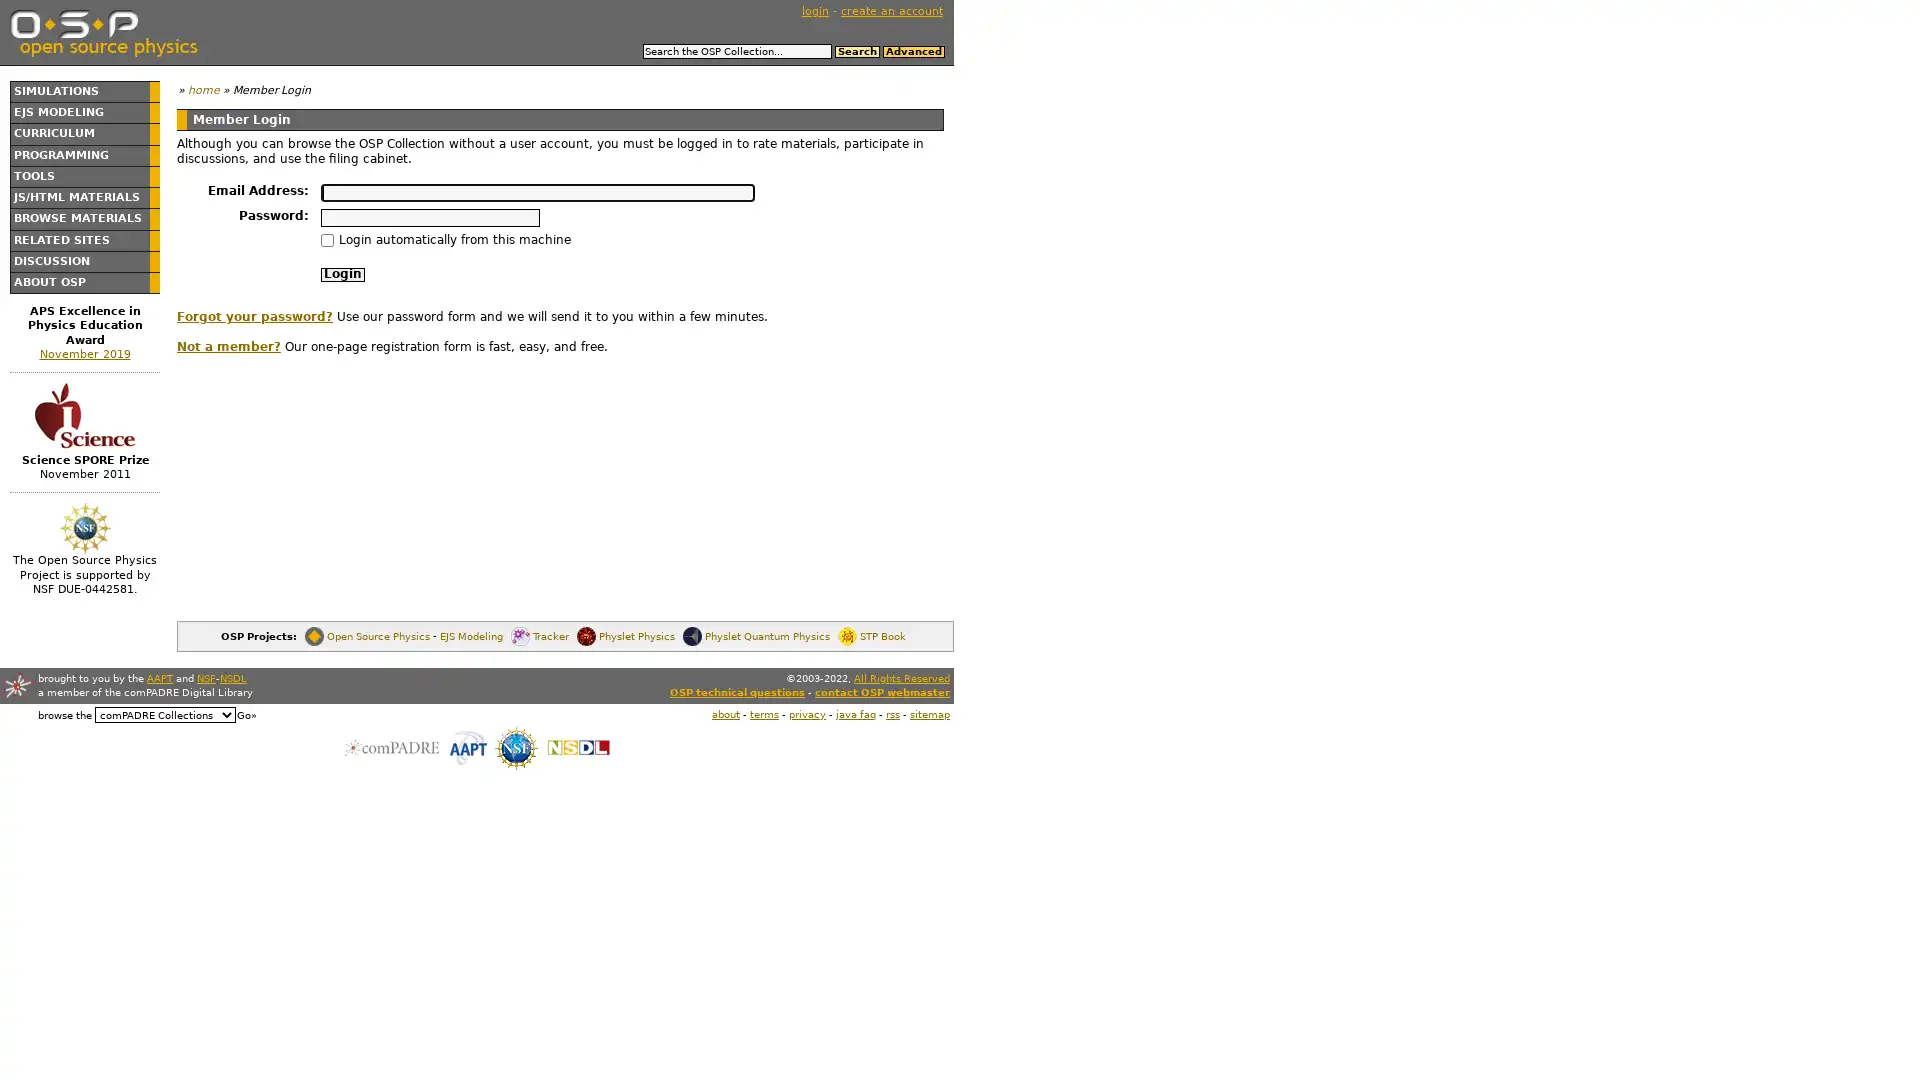 The image size is (1920, 1080). Describe the element at coordinates (911, 50) in the screenshot. I see `Advanced` at that location.